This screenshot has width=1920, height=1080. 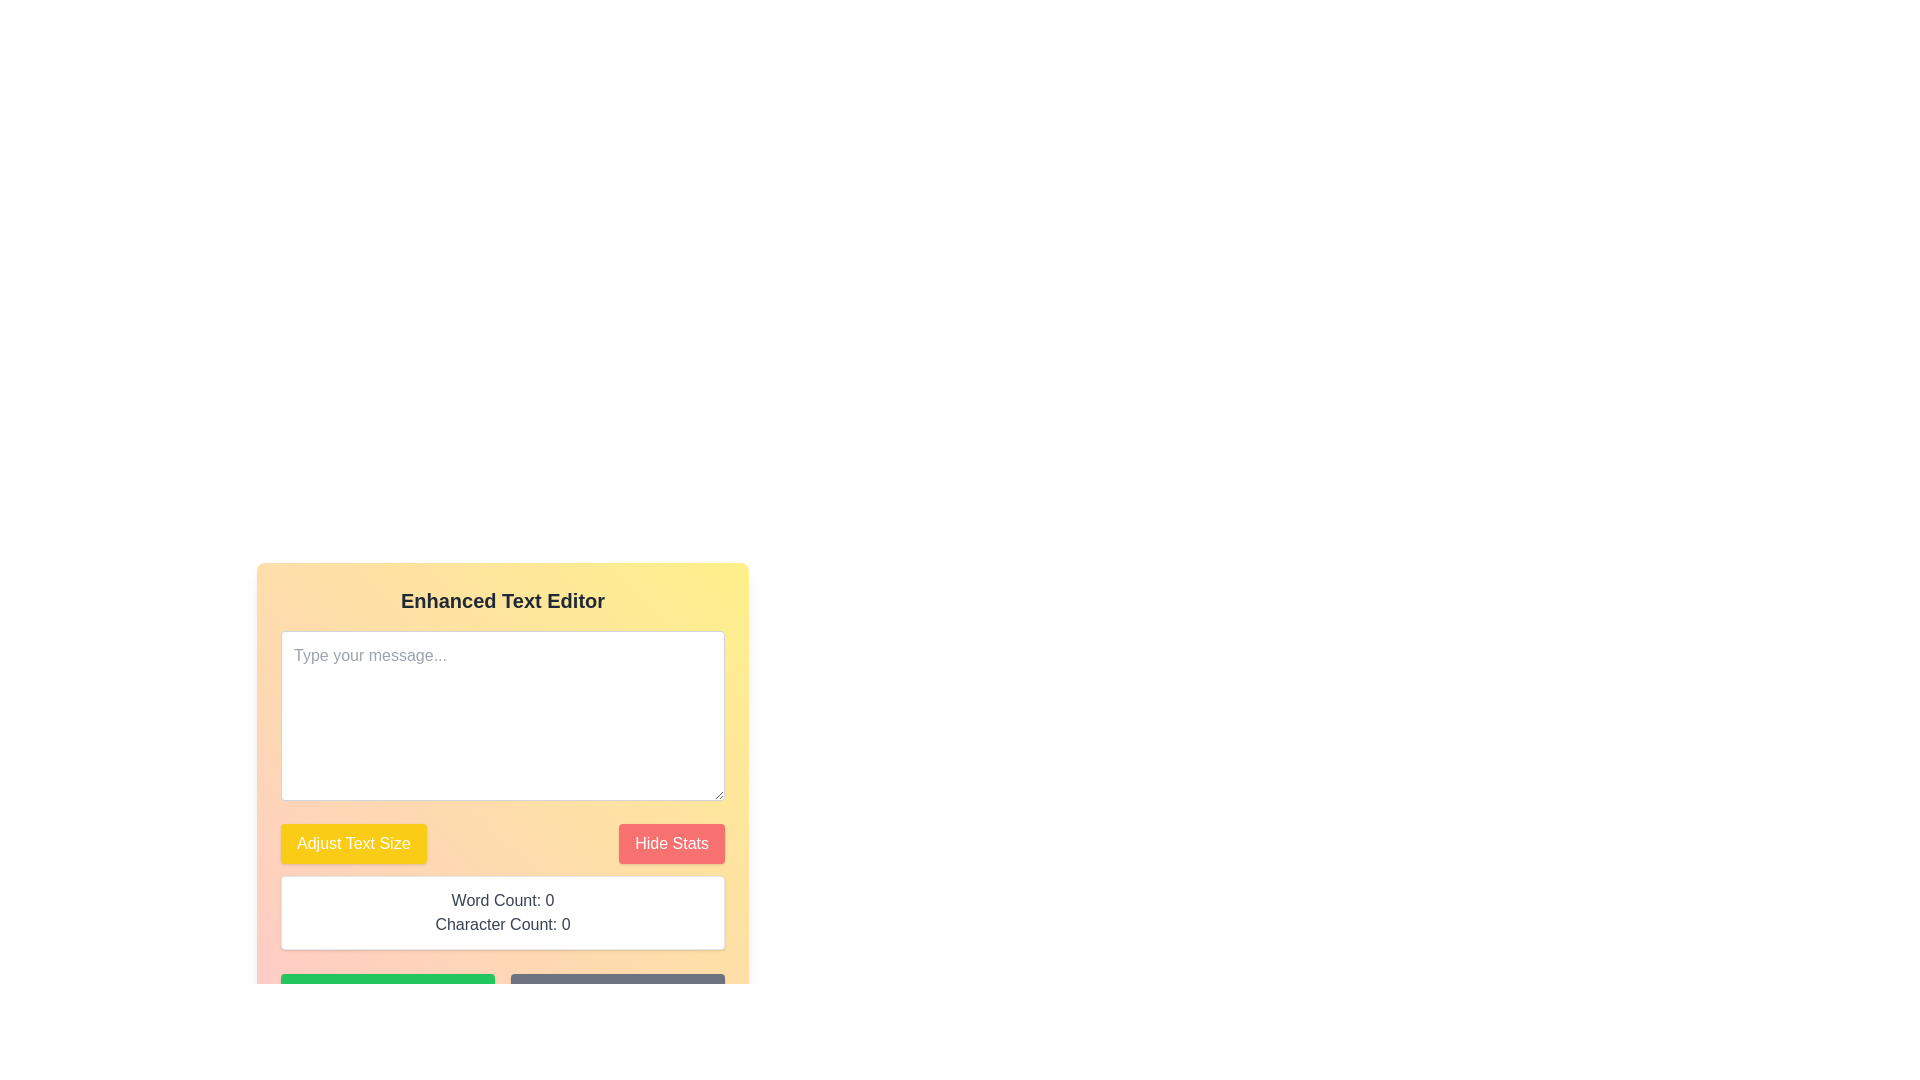 What do you see at coordinates (365, 994) in the screenshot?
I see `the save icon located at the leftmost part of the green rectangular button labeled 'Save' to initiate saving` at bounding box center [365, 994].